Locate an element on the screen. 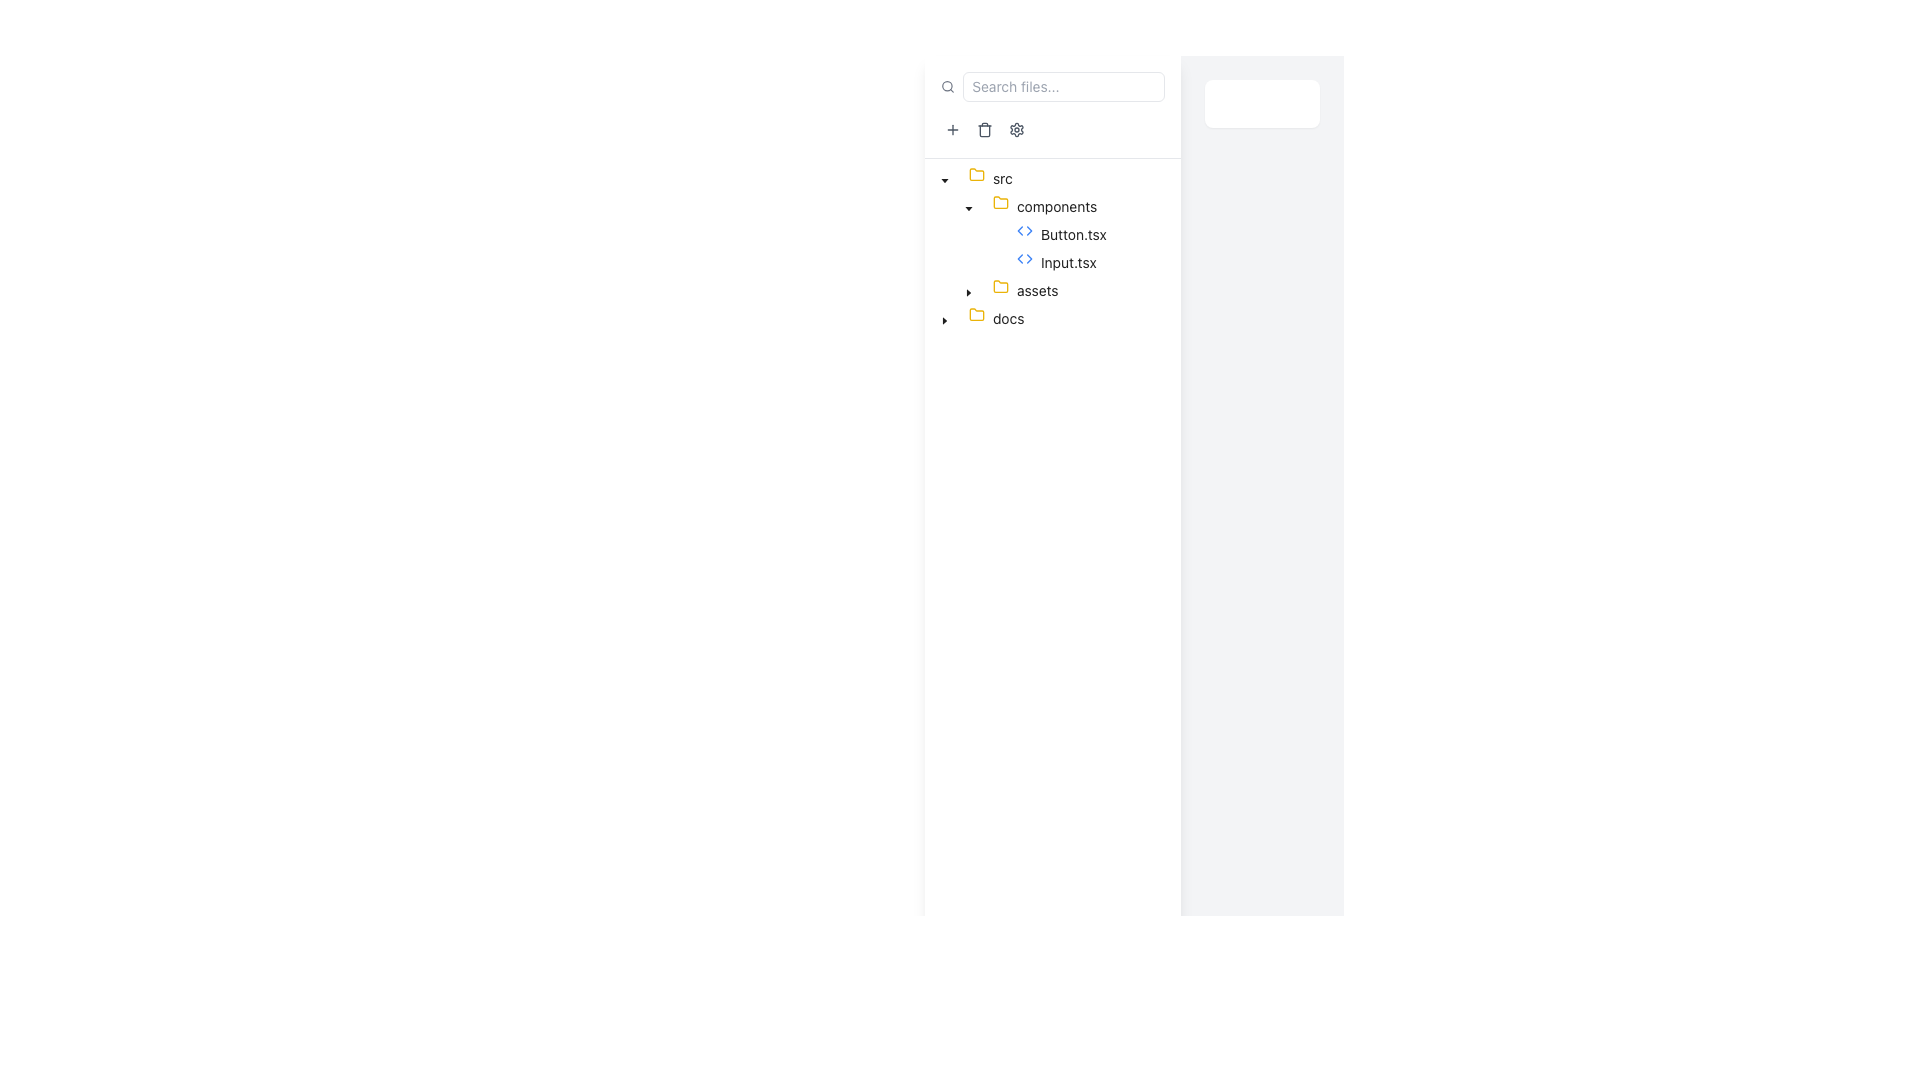 The height and width of the screenshot is (1080, 1920). the folder icon representing 'assets' in the tree structure of the file hierarchy is located at coordinates (1001, 286).